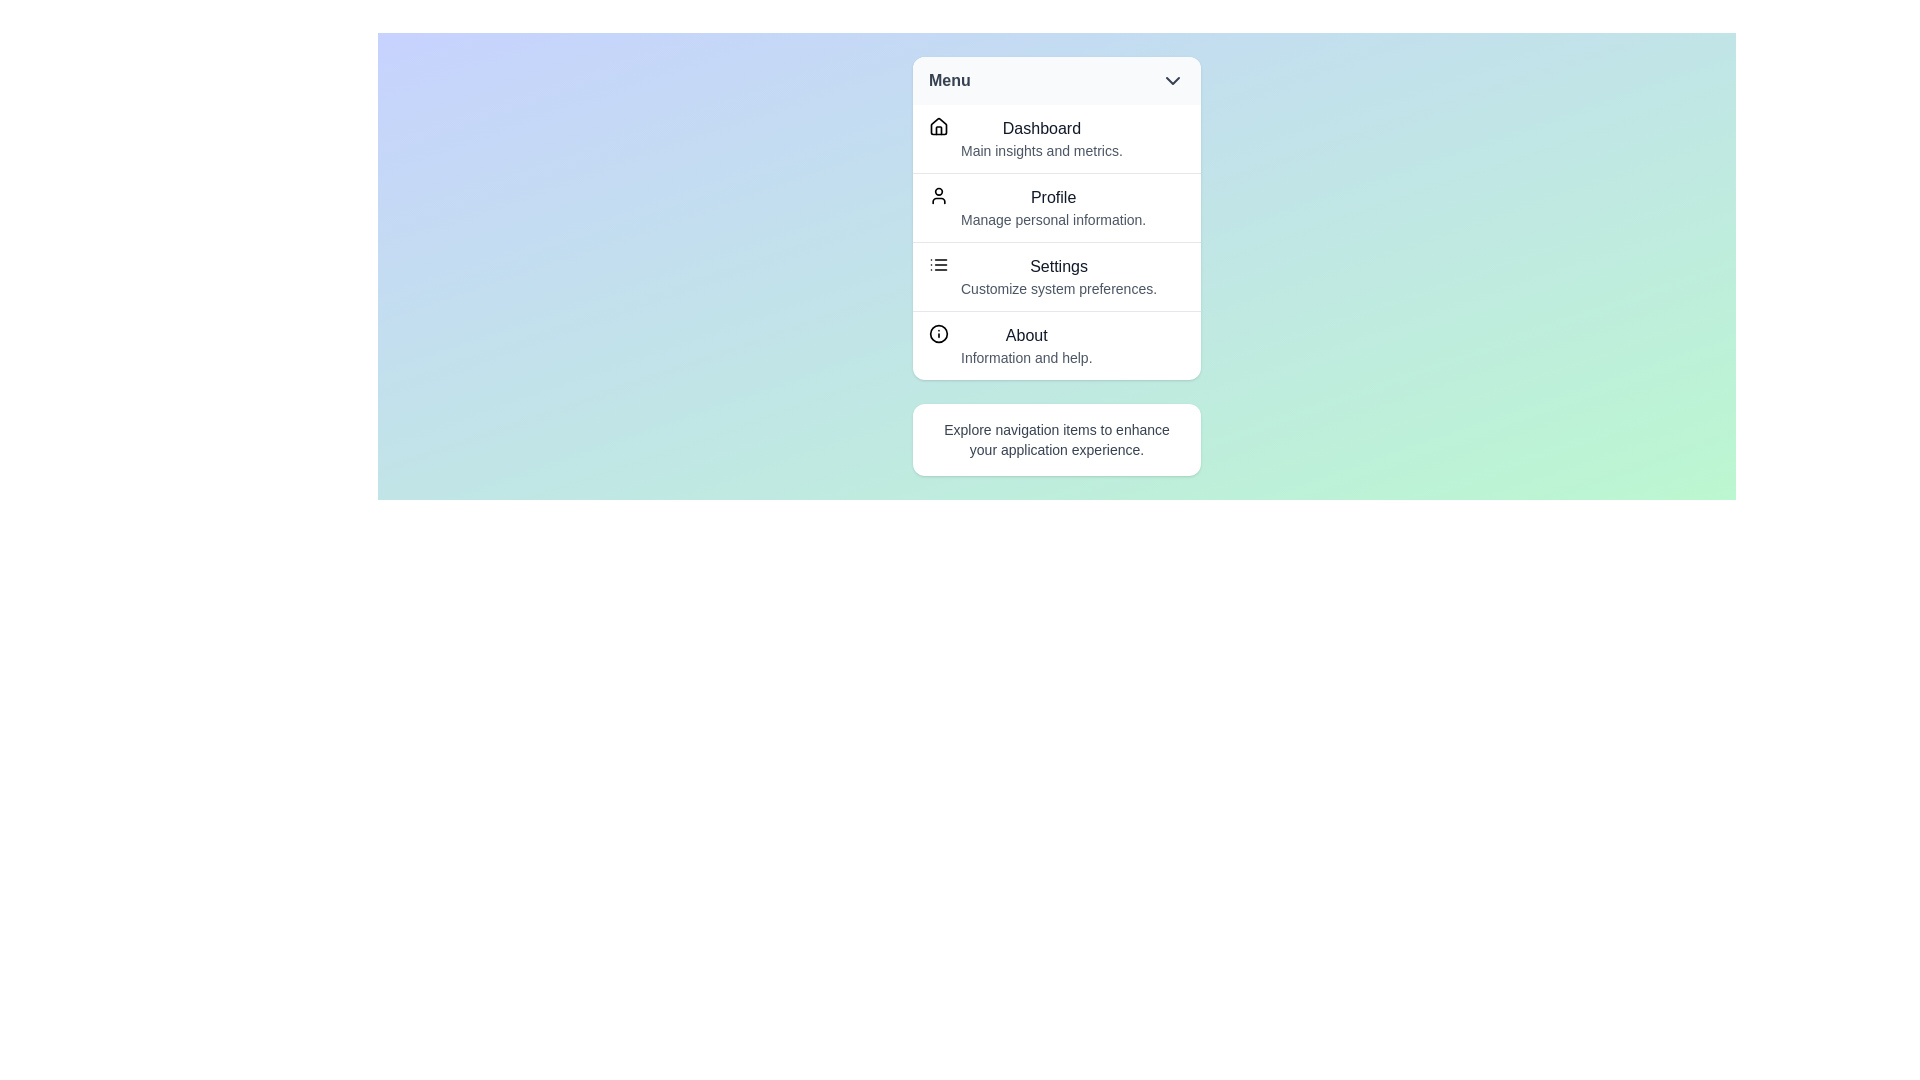  Describe the element at coordinates (1055, 137) in the screenshot. I see `the menu item labeled Dashboard to preview its details` at that location.